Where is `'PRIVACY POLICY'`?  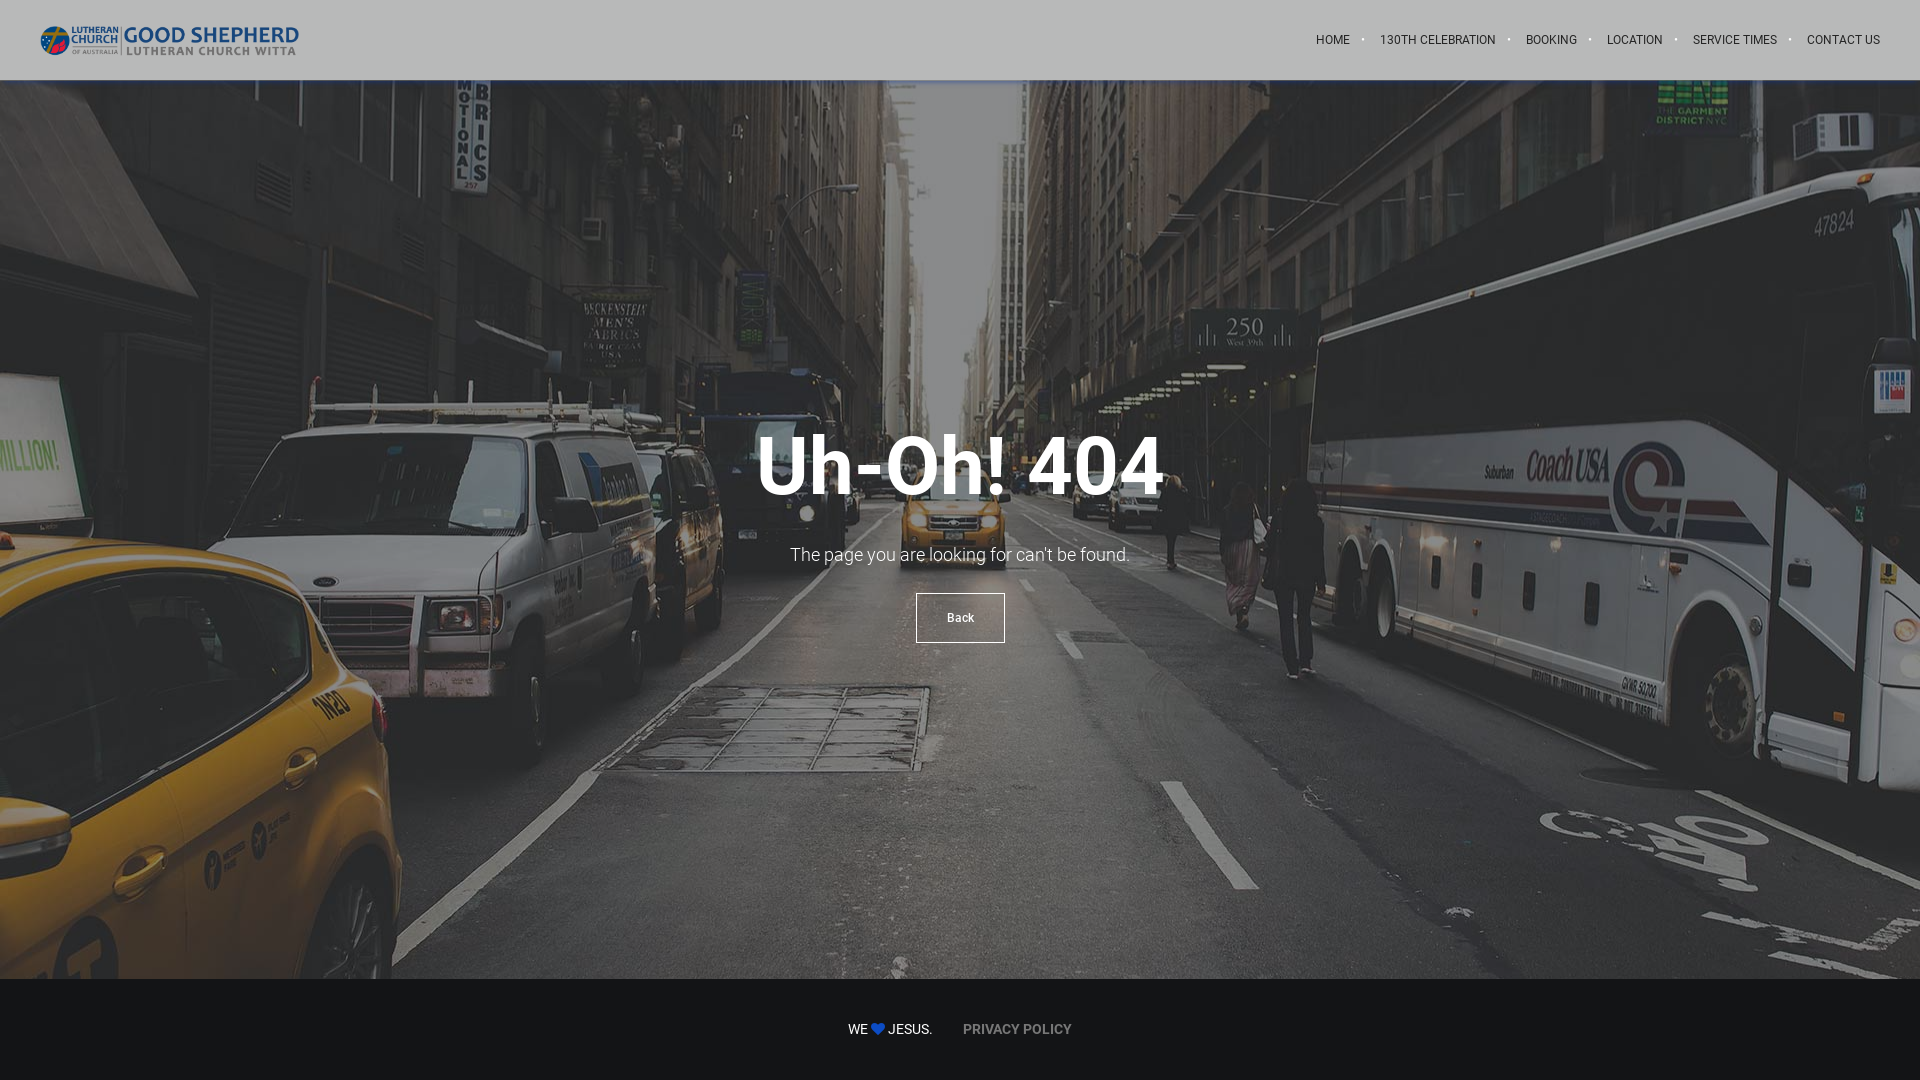
'PRIVACY POLICY' is located at coordinates (963, 1029).